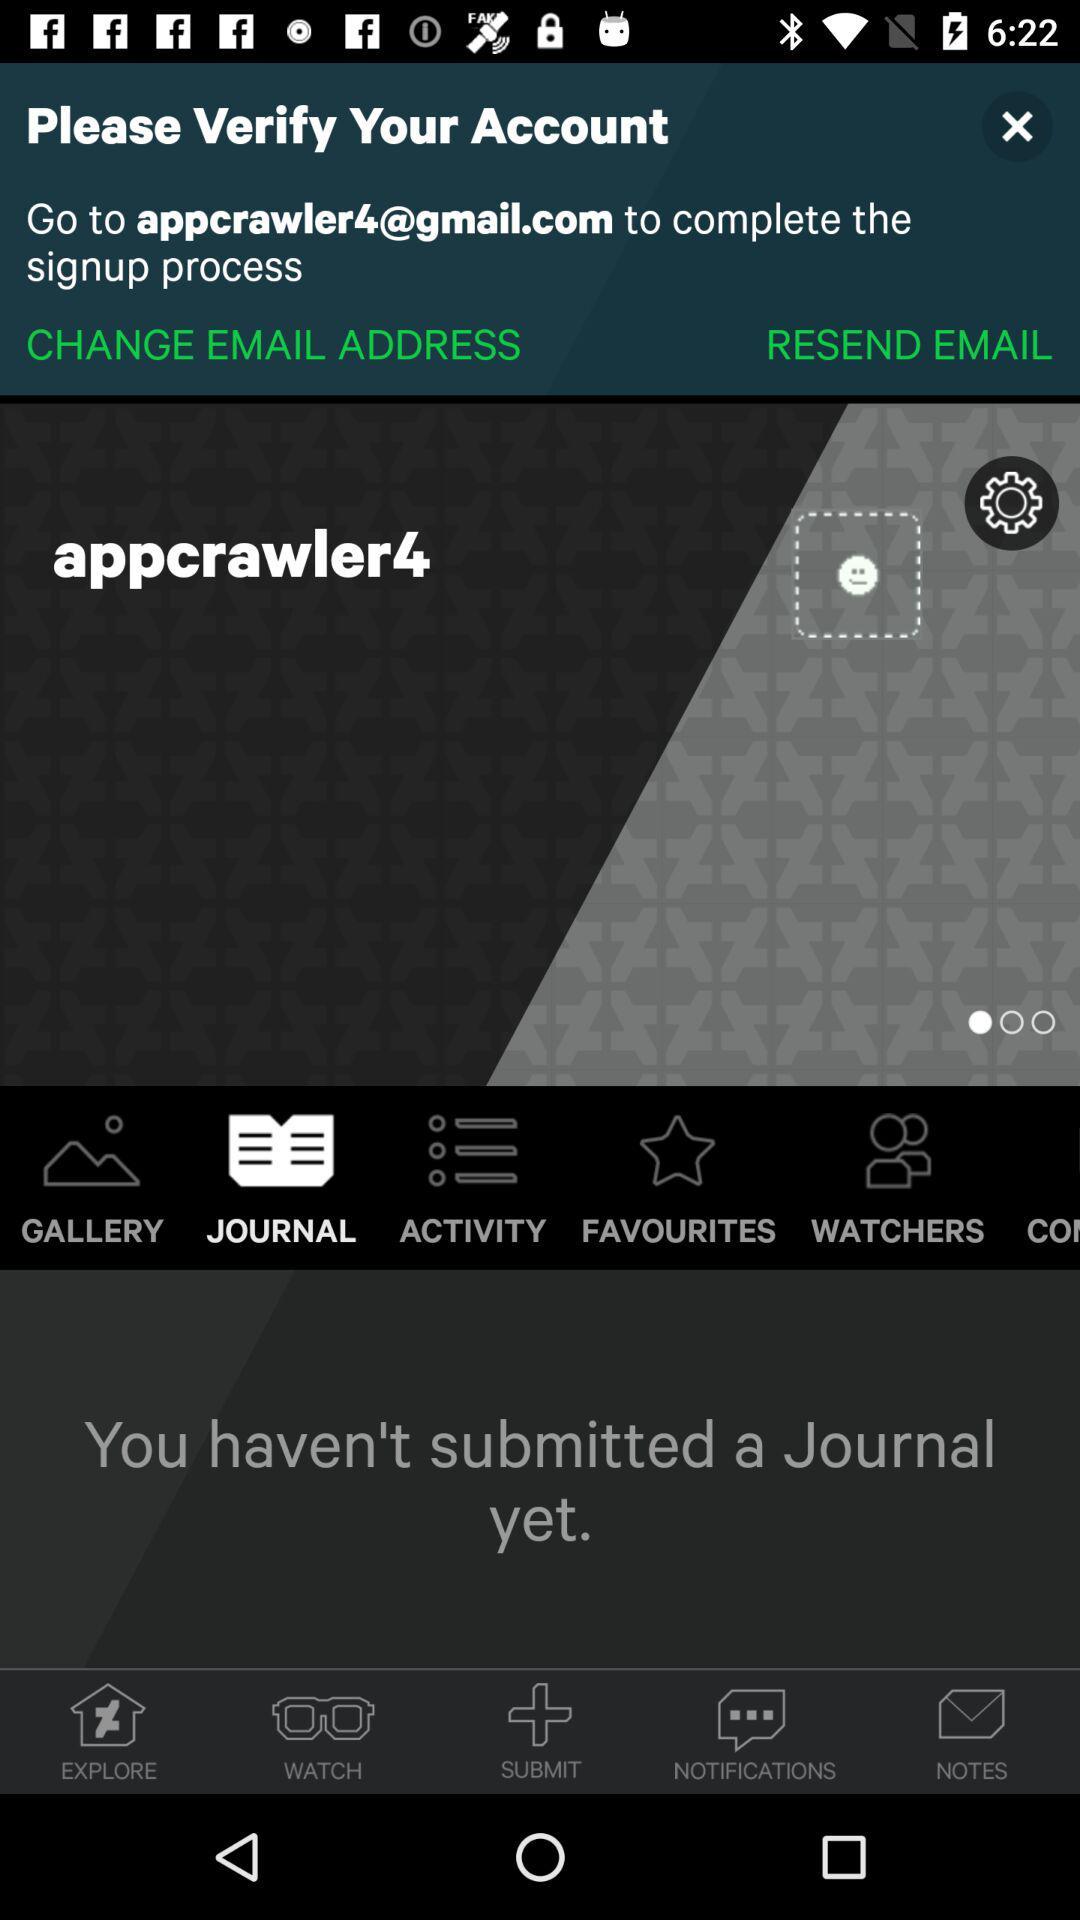 The height and width of the screenshot is (1920, 1080). Describe the element at coordinates (1017, 124) in the screenshot. I see `the close icon` at that location.